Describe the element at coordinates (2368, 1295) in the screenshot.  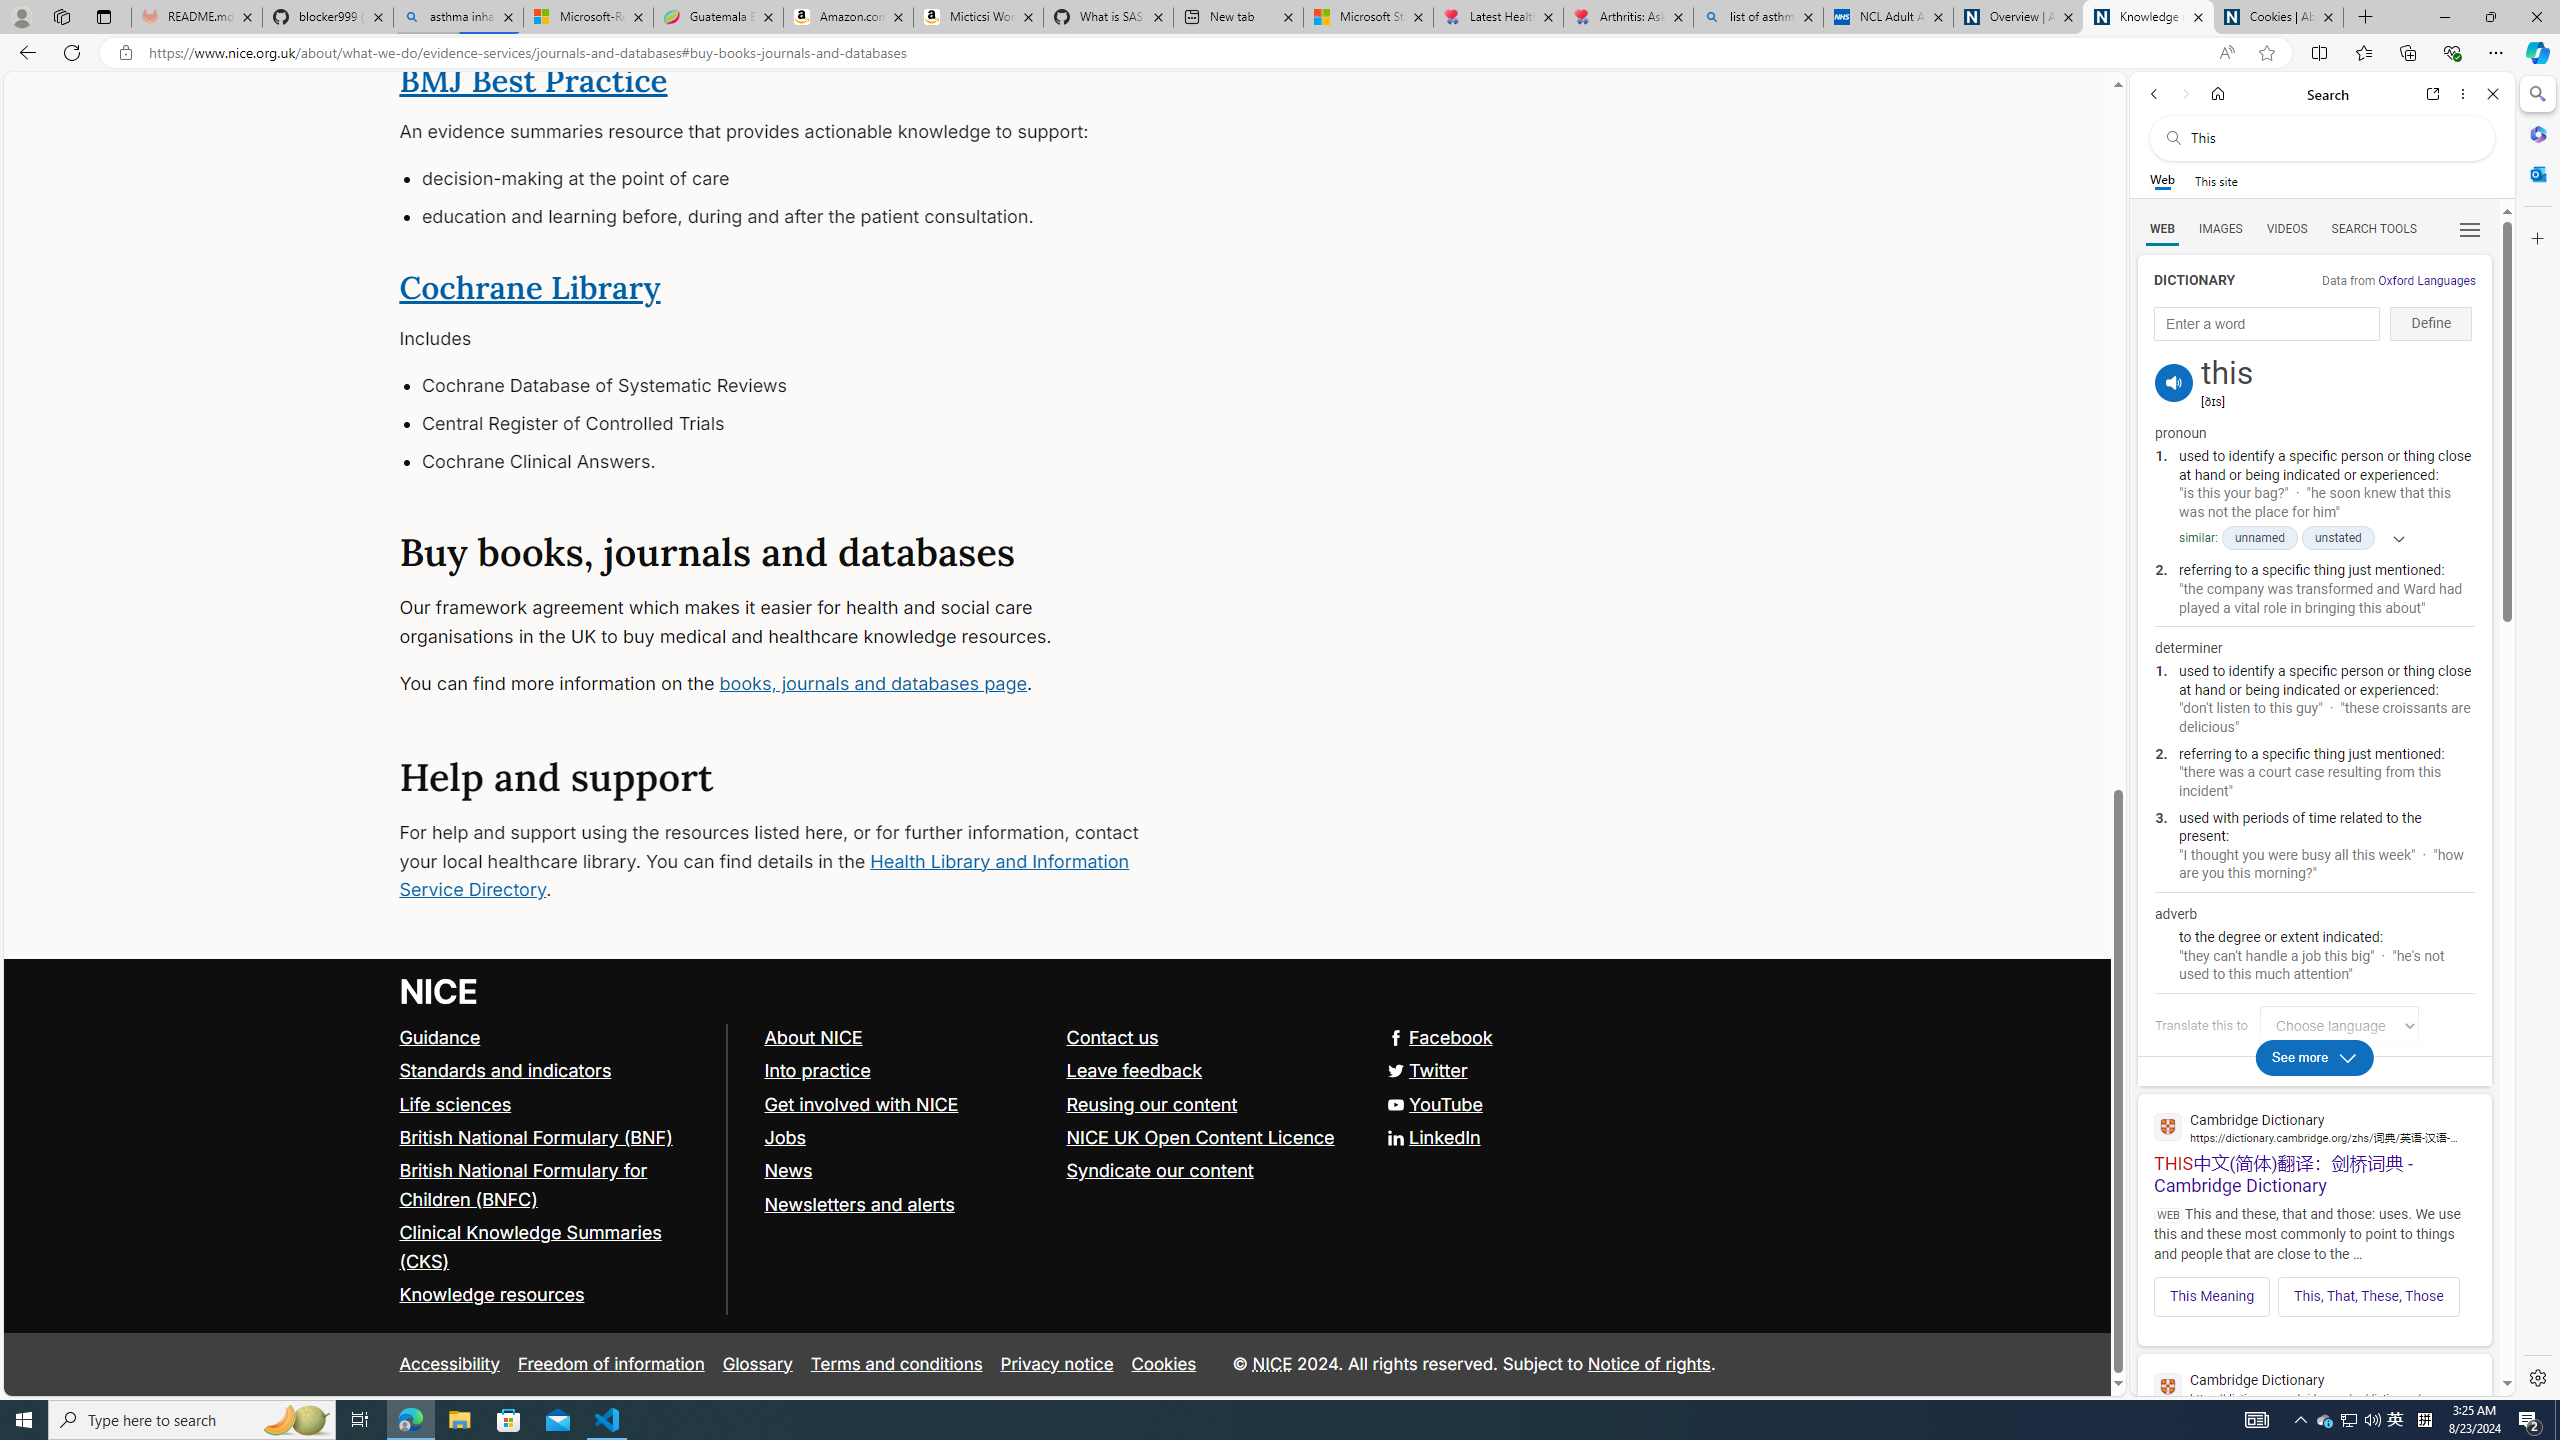
I see `'This, That, These, Those'` at that location.